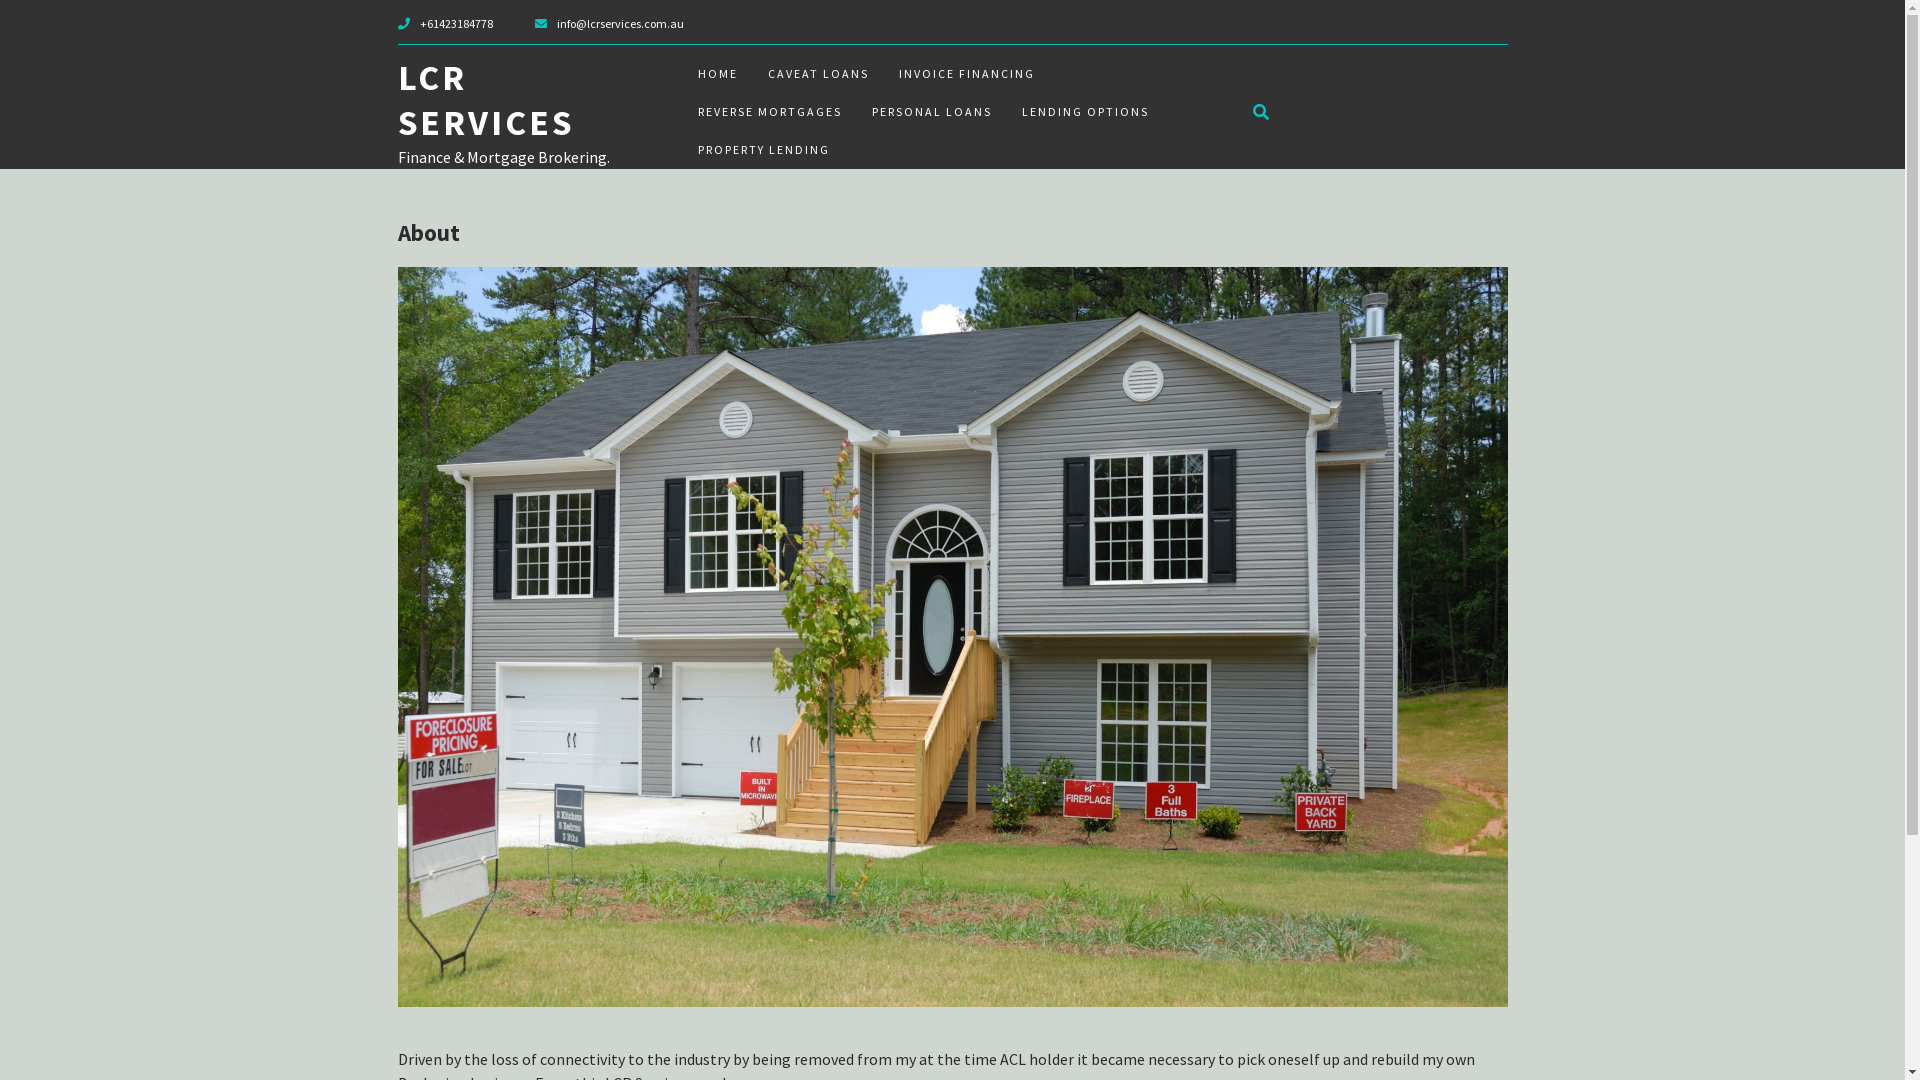 Image resolution: width=1920 pixels, height=1080 pixels. Describe the element at coordinates (930, 111) in the screenshot. I see `'PERSONAL LOANS'` at that location.